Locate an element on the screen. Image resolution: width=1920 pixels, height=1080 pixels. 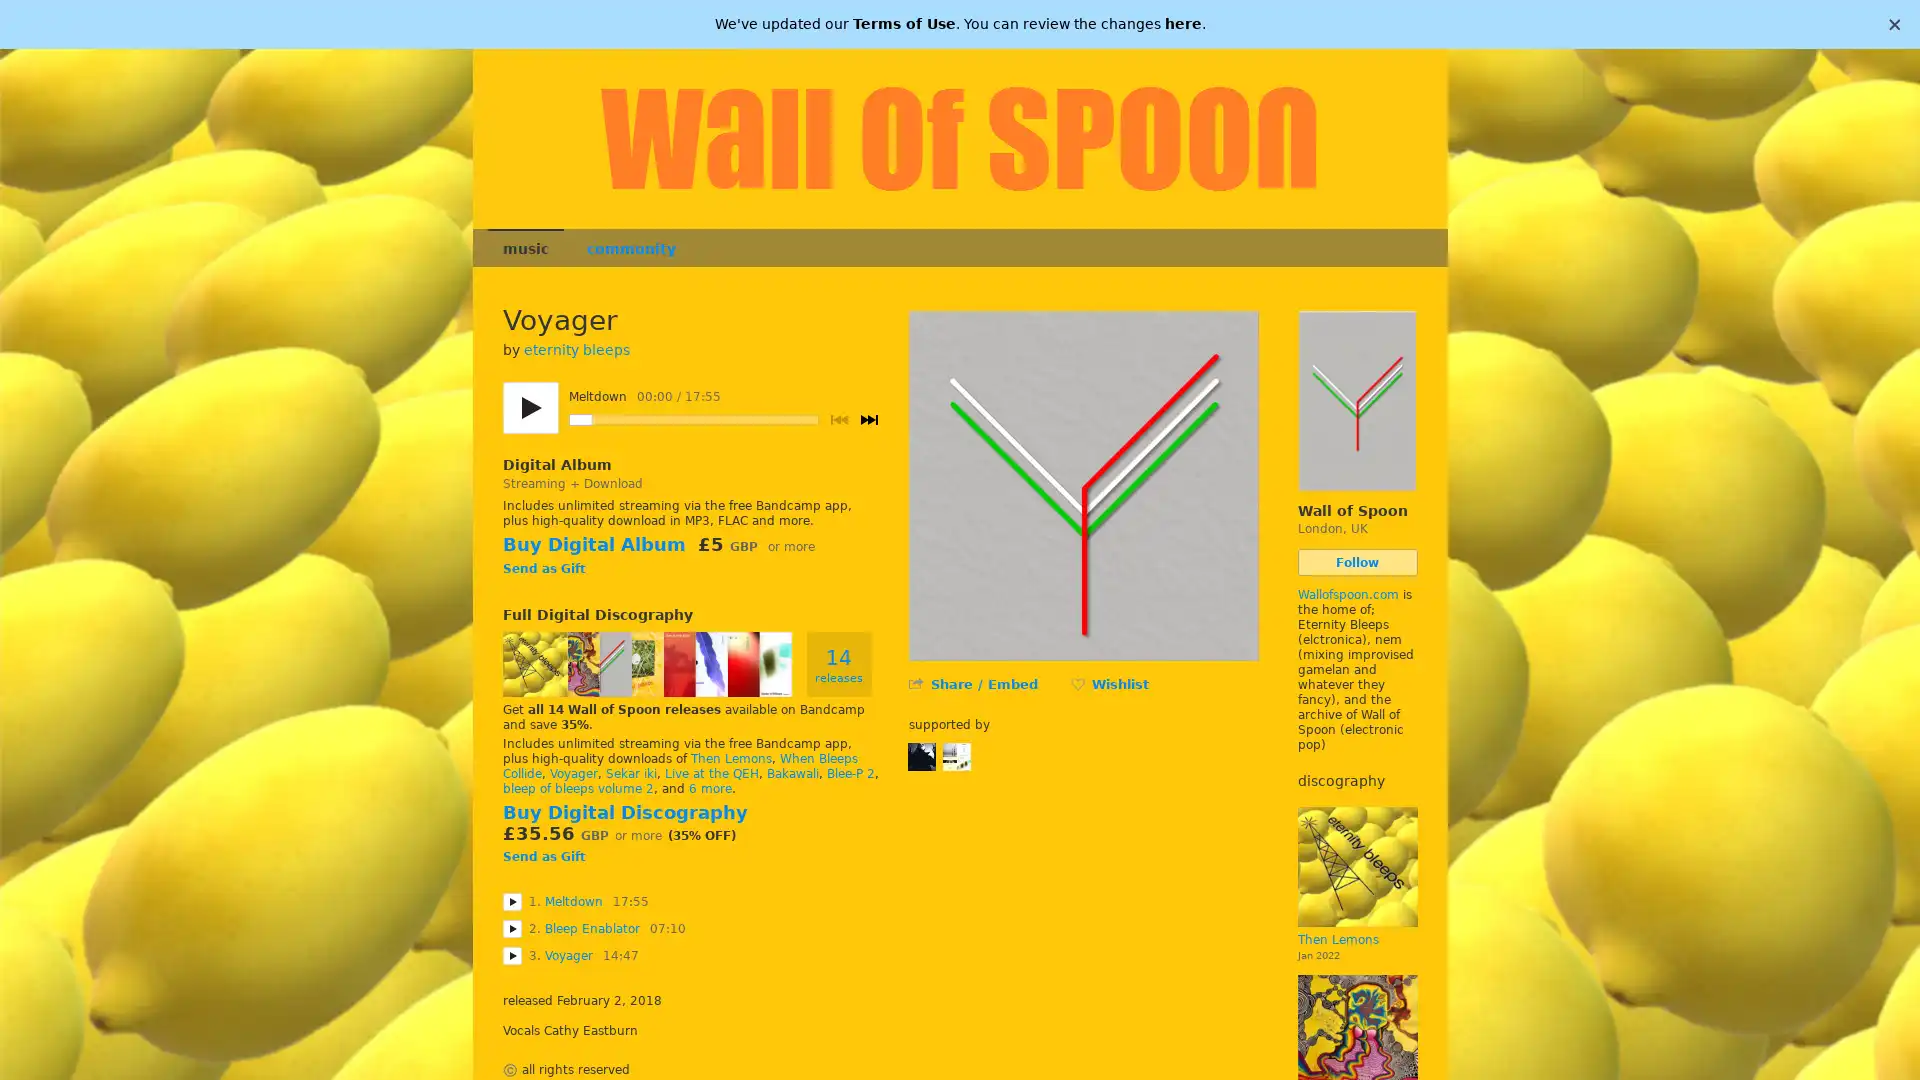
Digital Album is located at coordinates (556, 465).